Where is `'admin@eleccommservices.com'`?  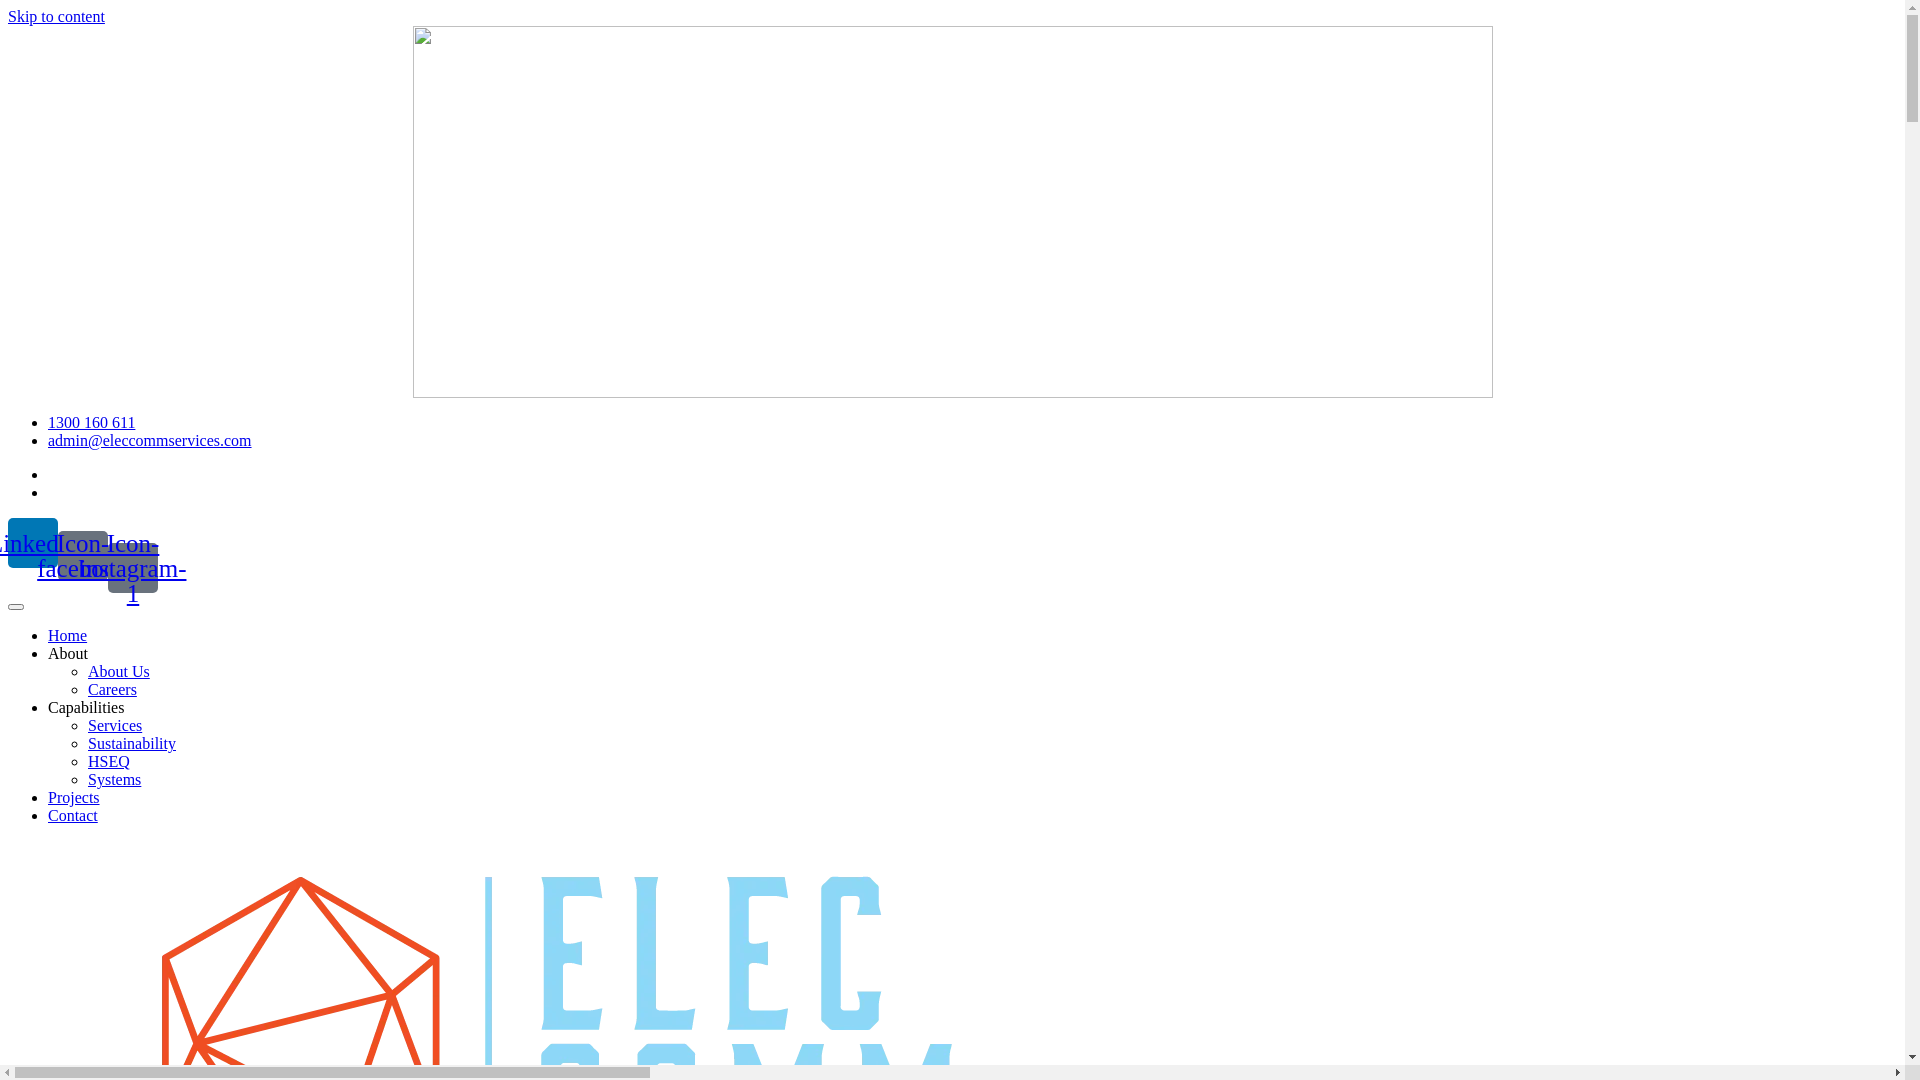
'admin@eleccommservices.com' is located at coordinates (148, 439).